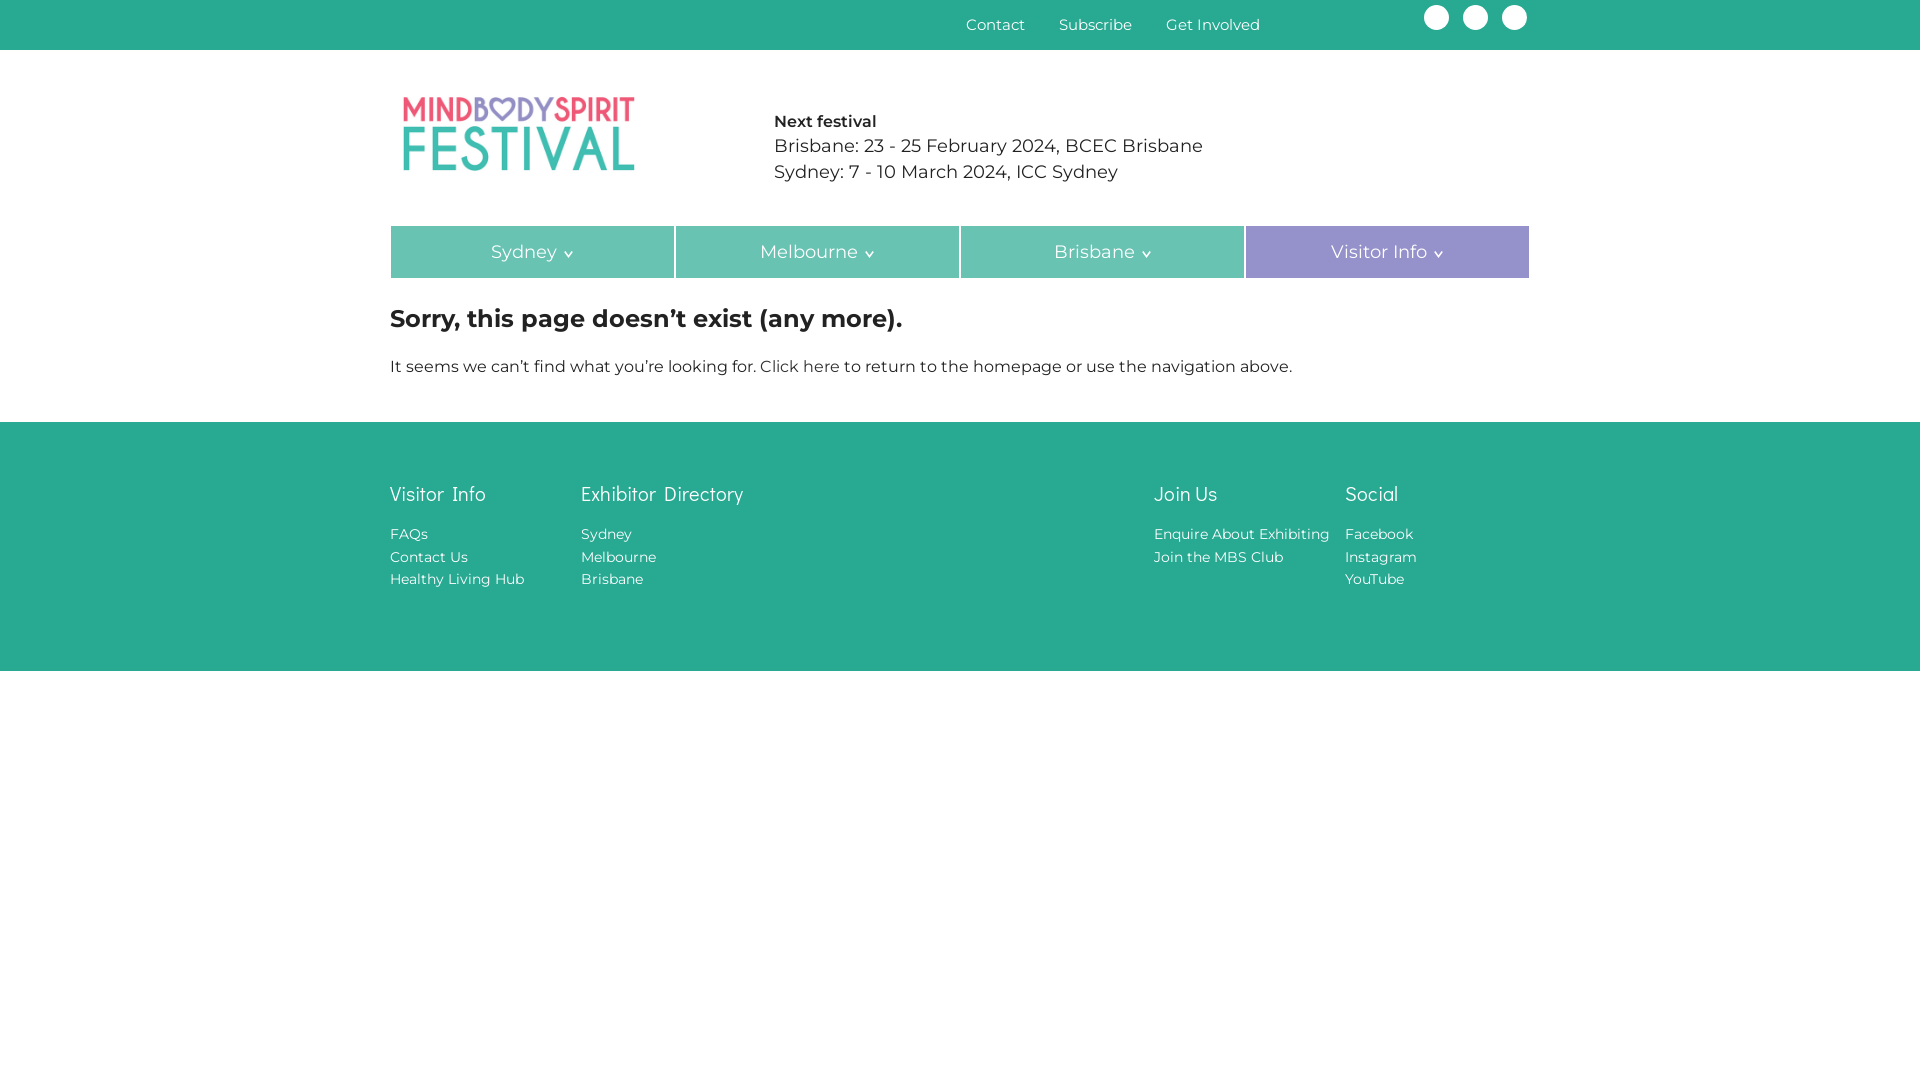 This screenshot has height=1080, width=1920. What do you see at coordinates (697, 493) in the screenshot?
I see `'Exhibitor Directory'` at bounding box center [697, 493].